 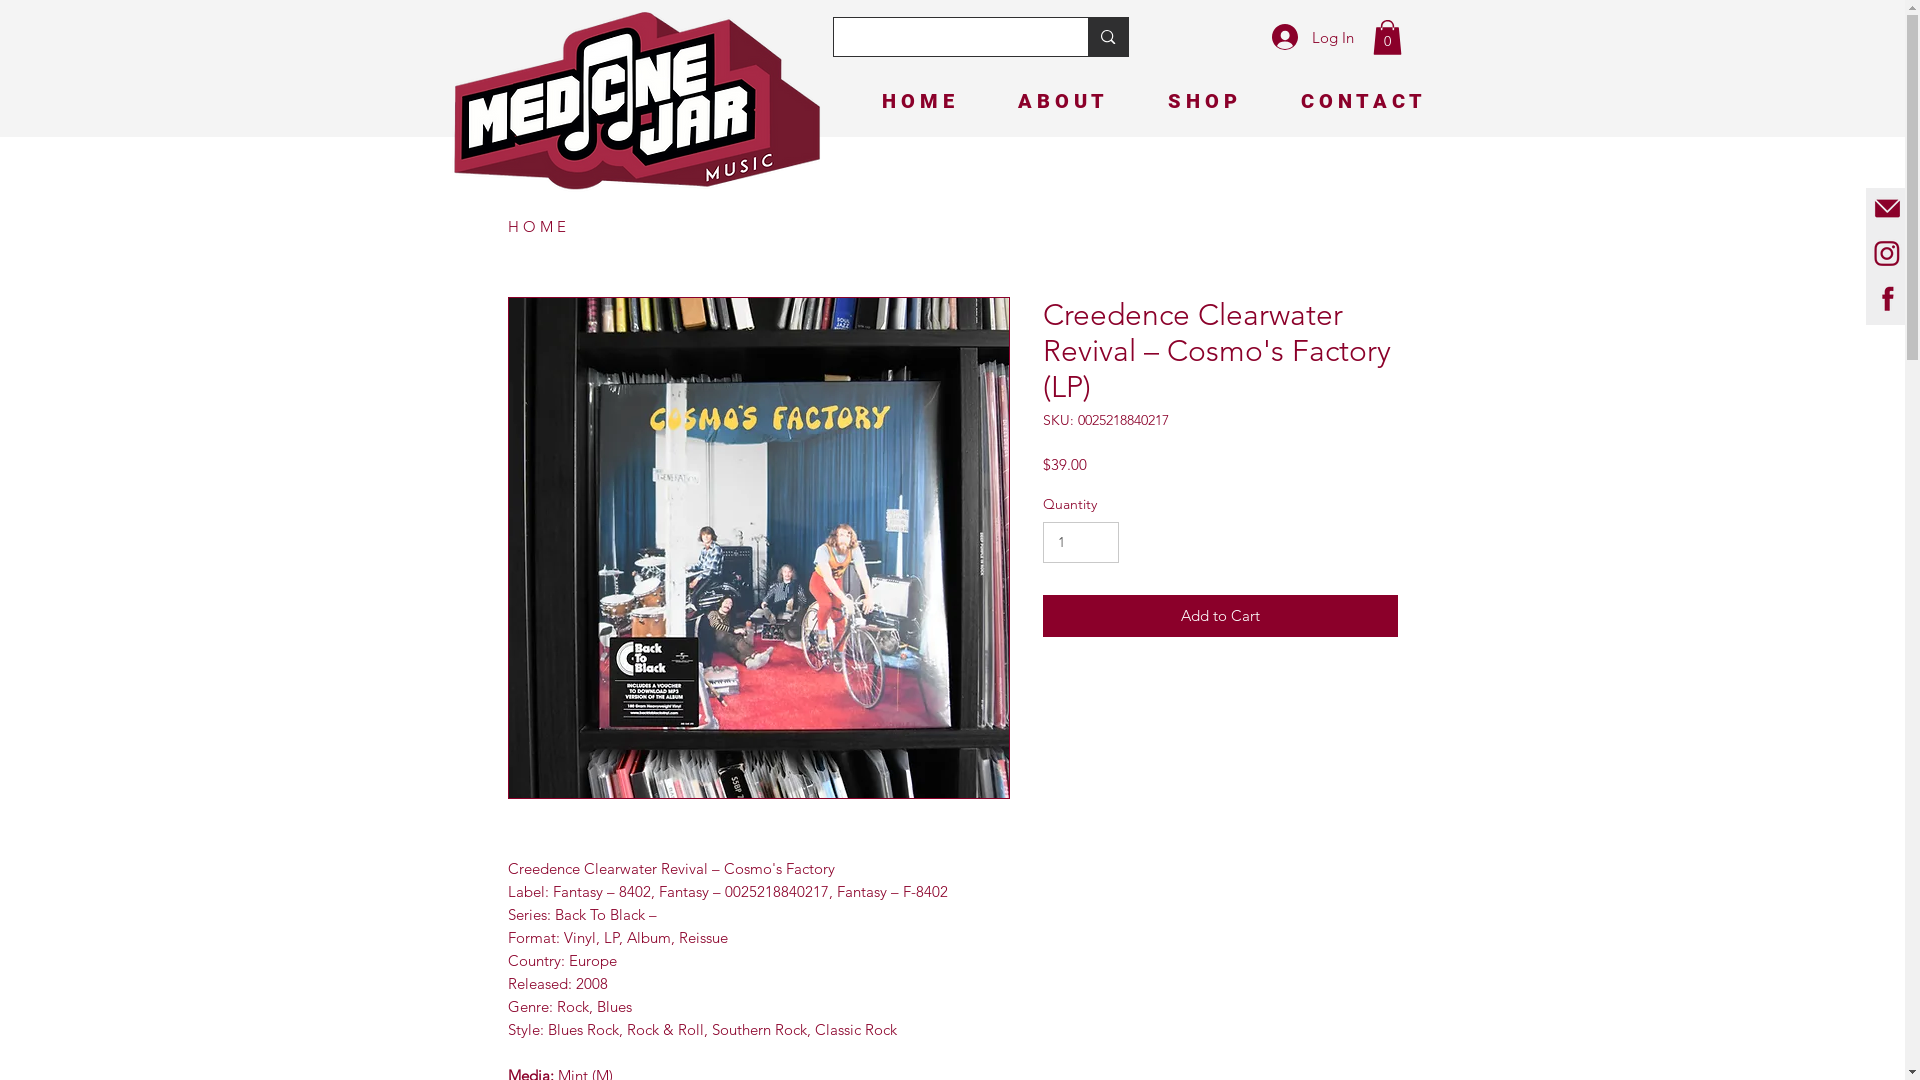 What do you see at coordinates (1218, 615) in the screenshot?
I see `'Add to Cart'` at bounding box center [1218, 615].